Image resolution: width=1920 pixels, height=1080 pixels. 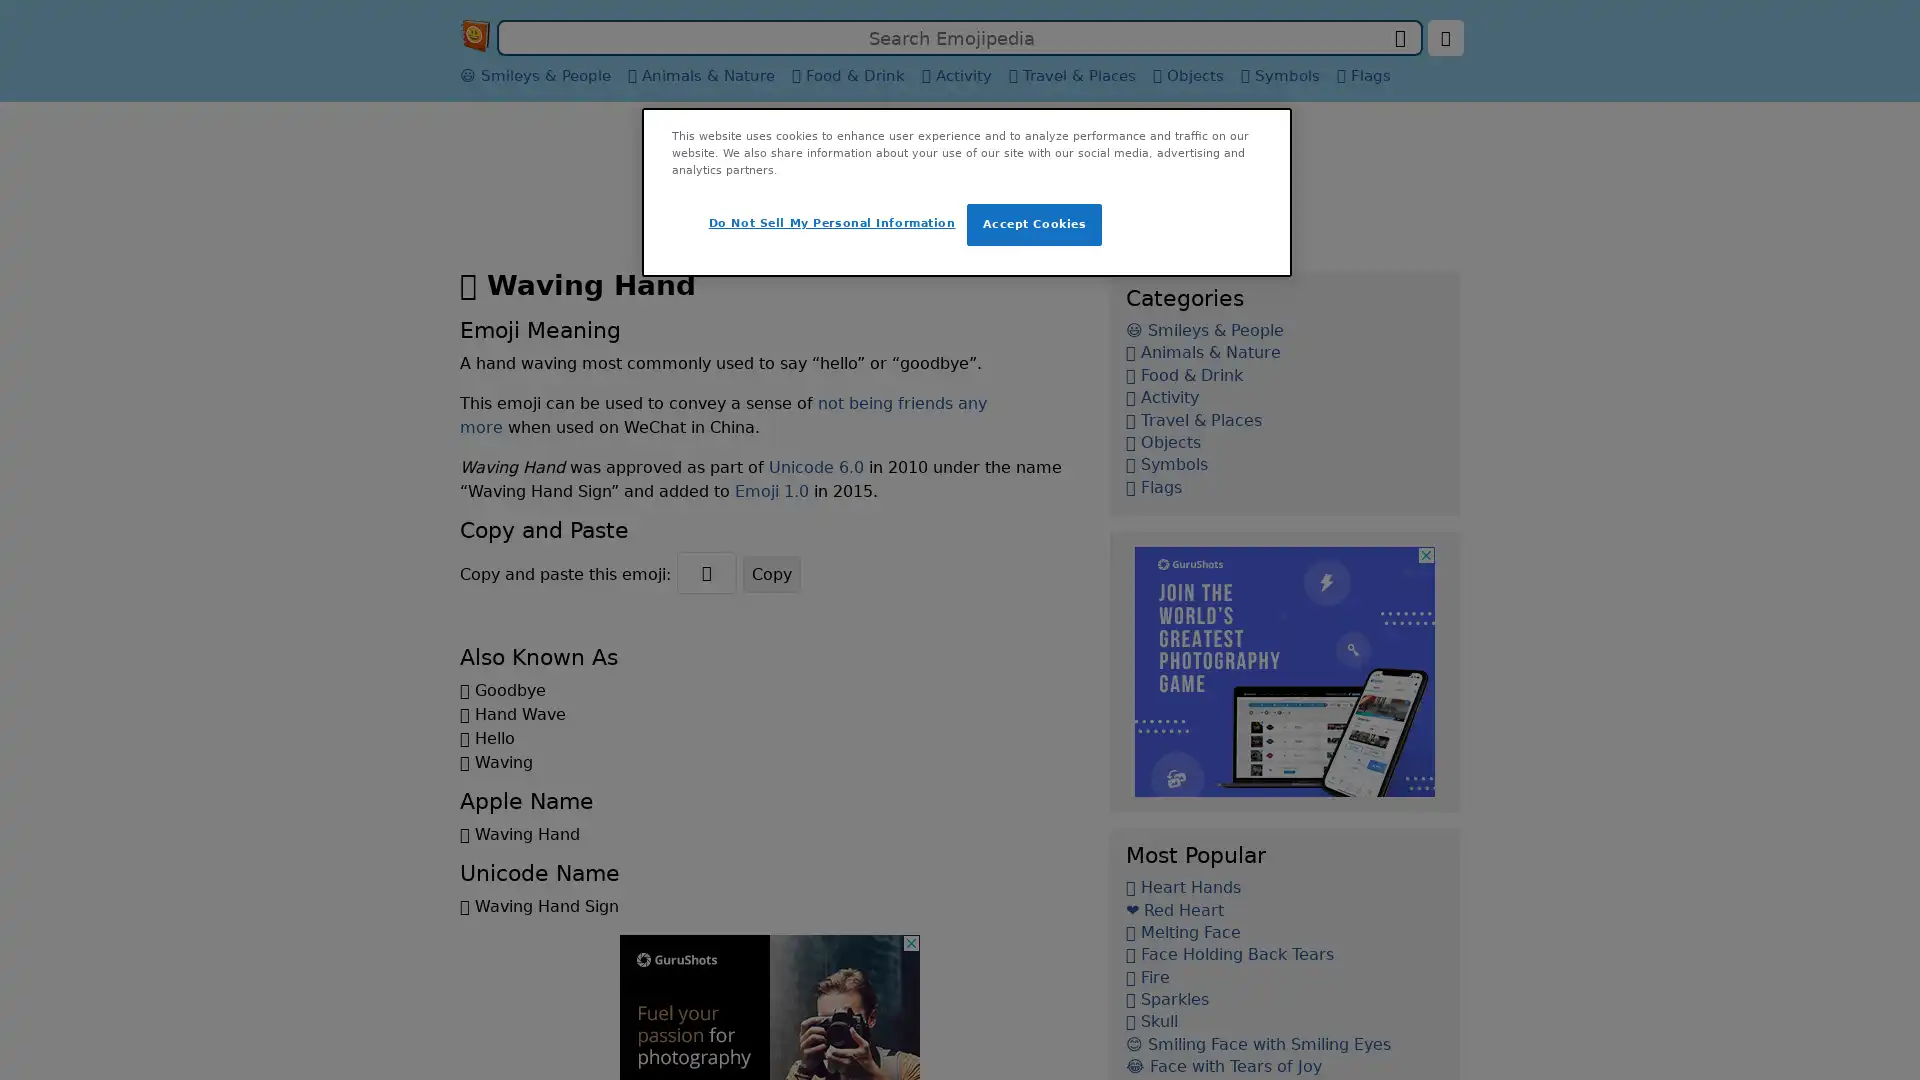 I want to click on change language, so click(x=1445, y=38).